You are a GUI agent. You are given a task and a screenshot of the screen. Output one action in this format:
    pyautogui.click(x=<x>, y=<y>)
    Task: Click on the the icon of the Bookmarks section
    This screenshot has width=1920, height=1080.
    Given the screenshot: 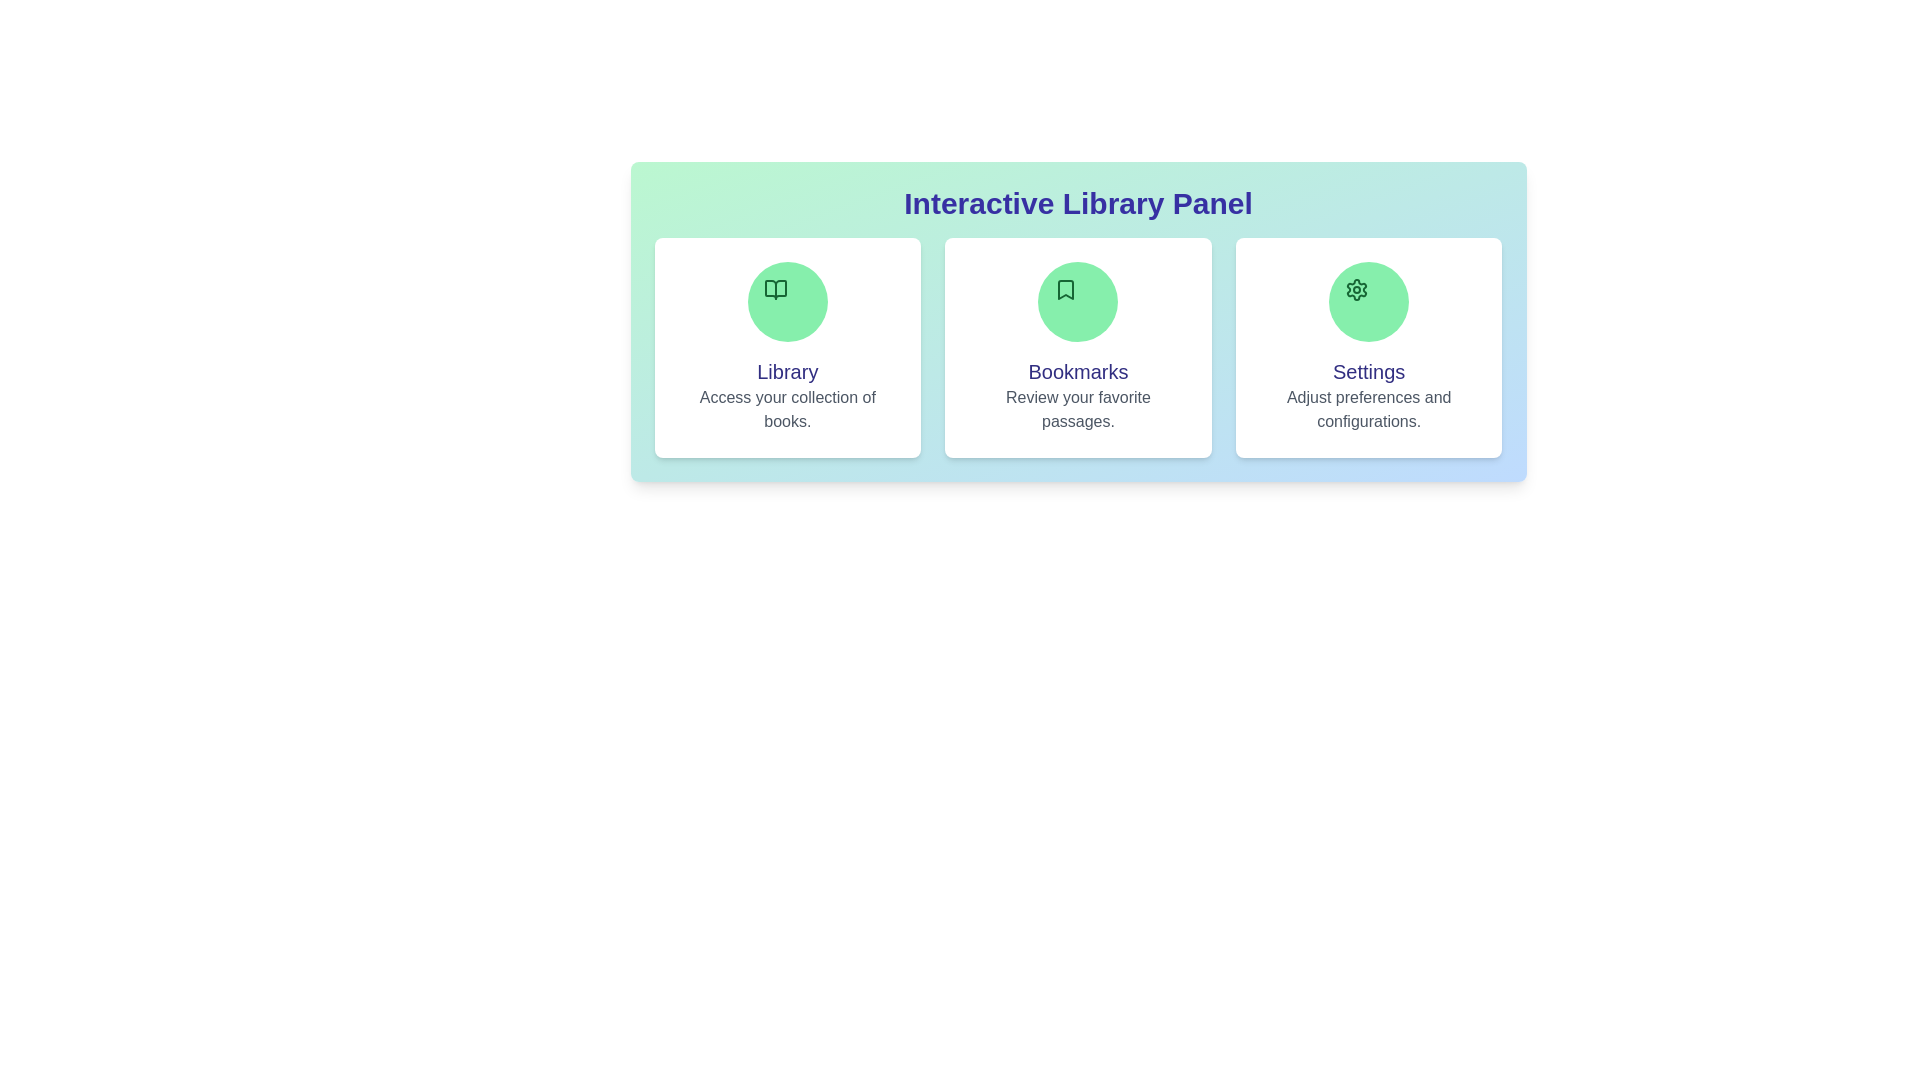 What is the action you would take?
    pyautogui.click(x=1077, y=301)
    